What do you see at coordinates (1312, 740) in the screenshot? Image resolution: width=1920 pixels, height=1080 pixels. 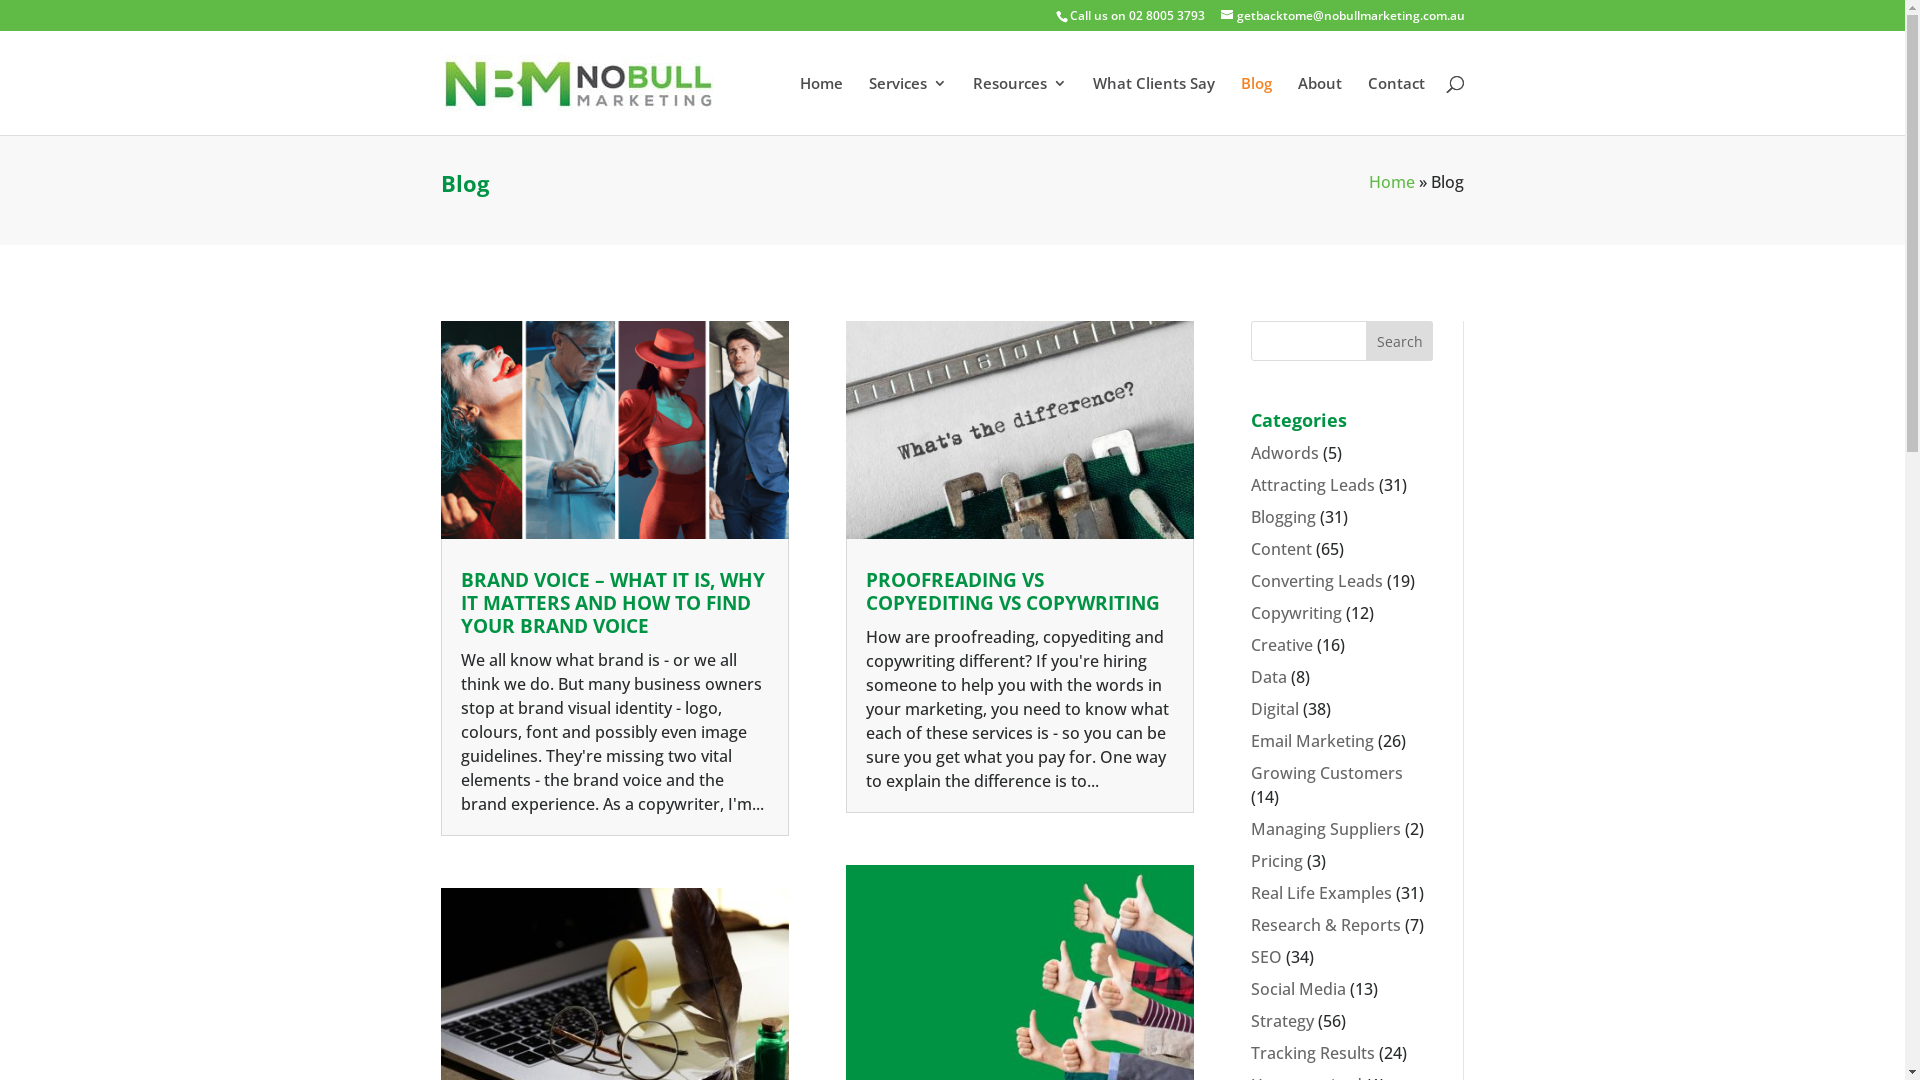 I see `'Email Marketing'` at bounding box center [1312, 740].